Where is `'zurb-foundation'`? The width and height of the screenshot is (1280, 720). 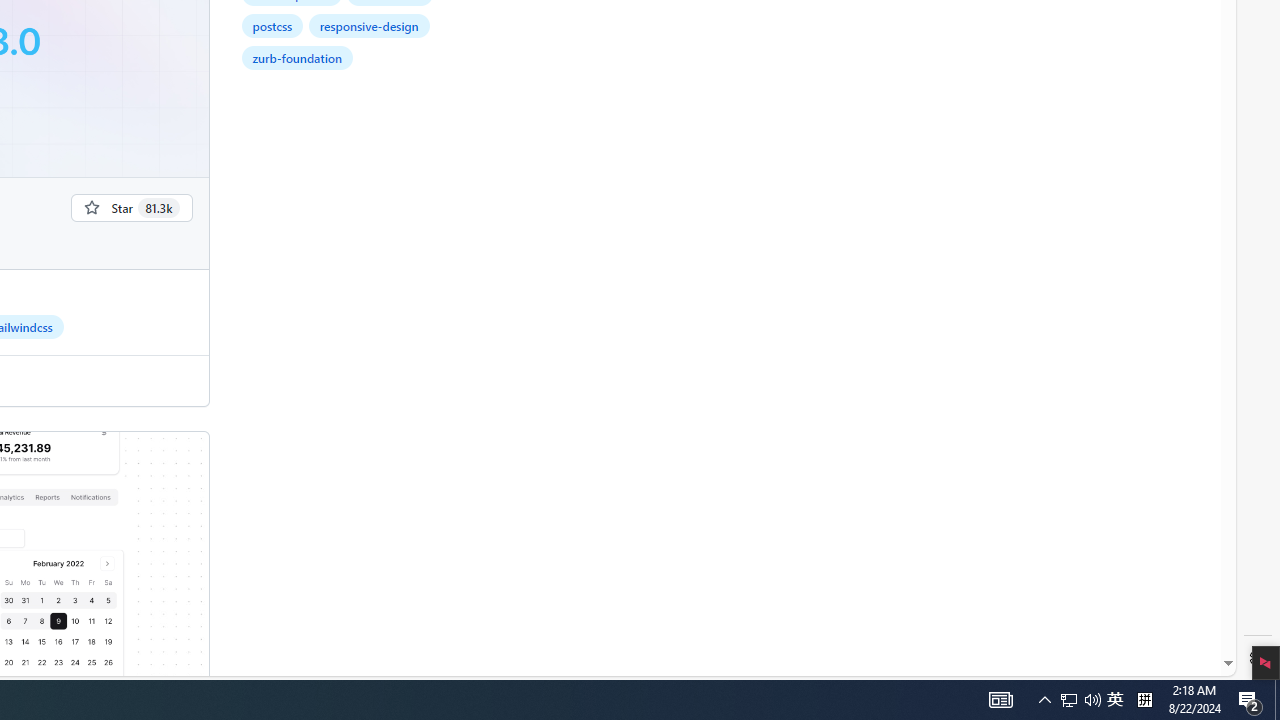 'zurb-foundation' is located at coordinates (296, 56).